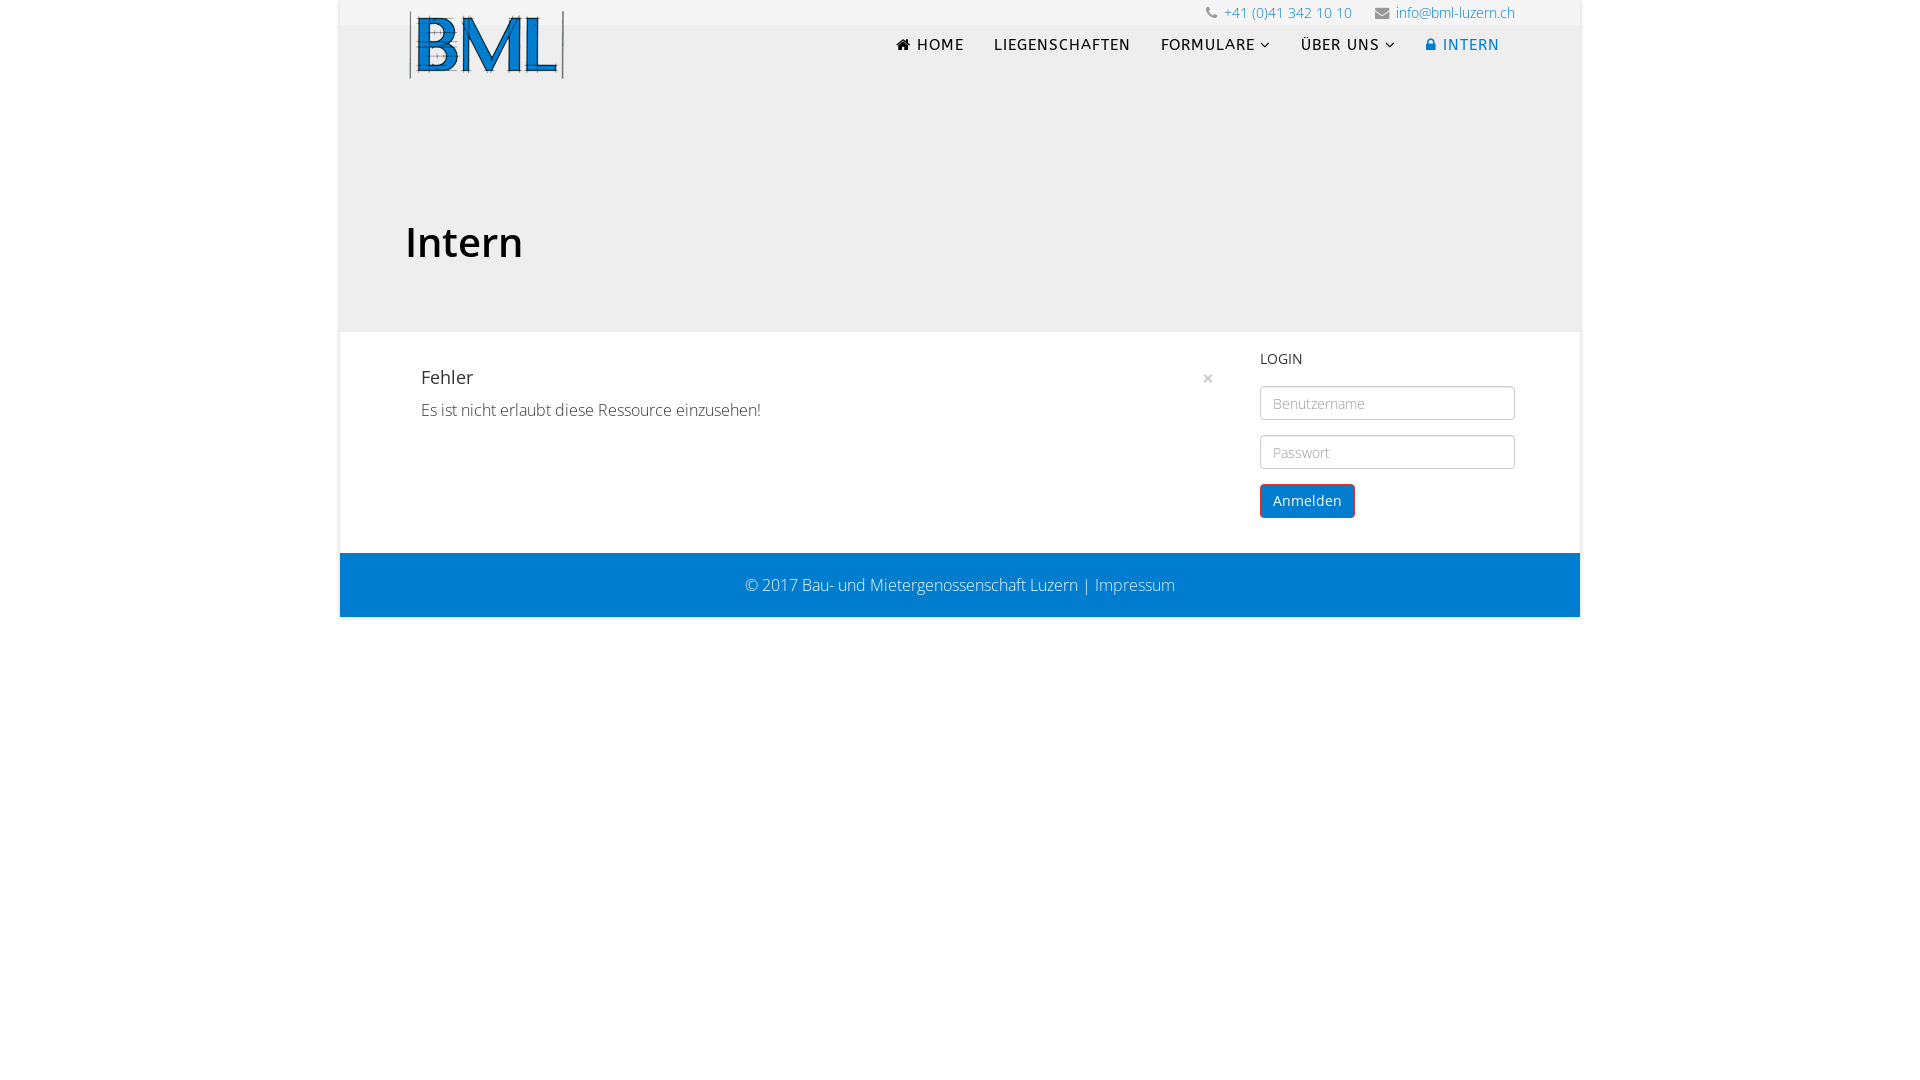 The image size is (1920, 1080). What do you see at coordinates (1307, 500) in the screenshot?
I see `'Anmelden'` at bounding box center [1307, 500].